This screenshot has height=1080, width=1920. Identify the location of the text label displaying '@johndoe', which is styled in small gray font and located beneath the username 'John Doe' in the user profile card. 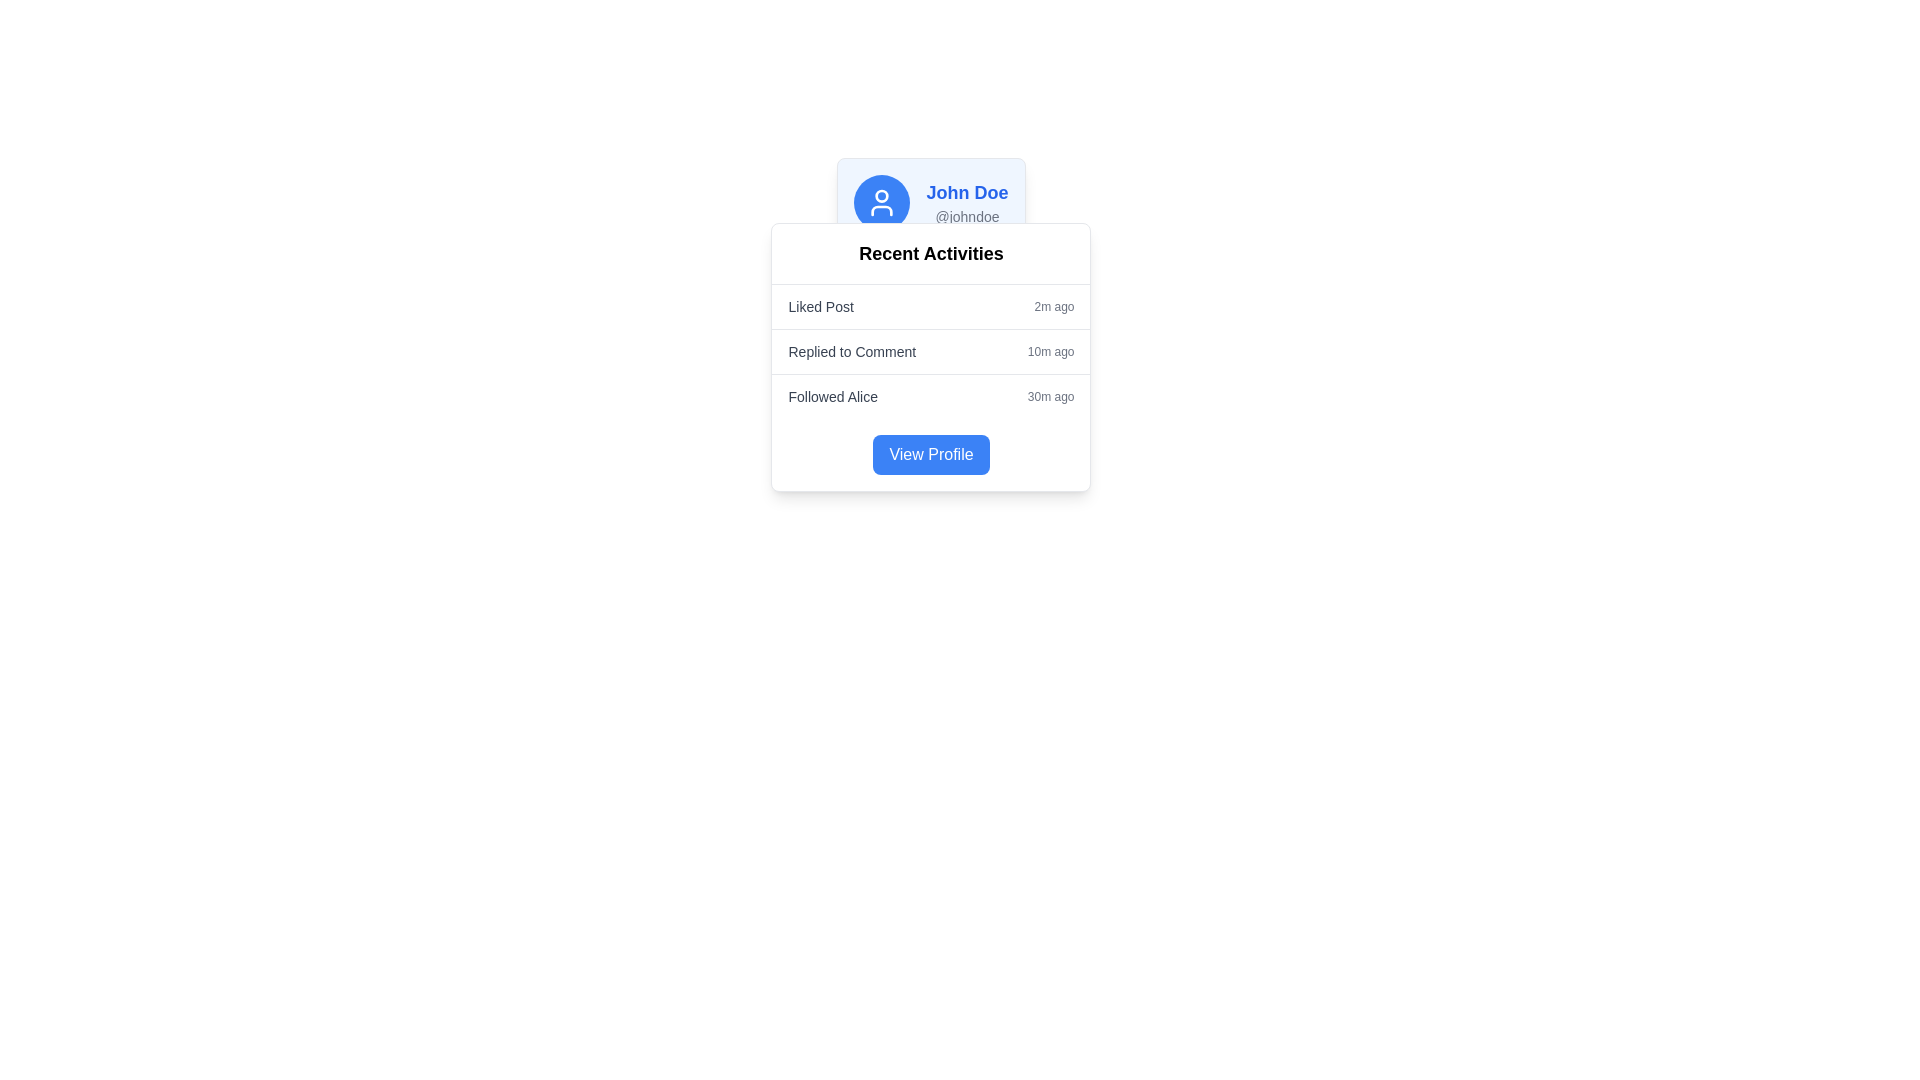
(967, 216).